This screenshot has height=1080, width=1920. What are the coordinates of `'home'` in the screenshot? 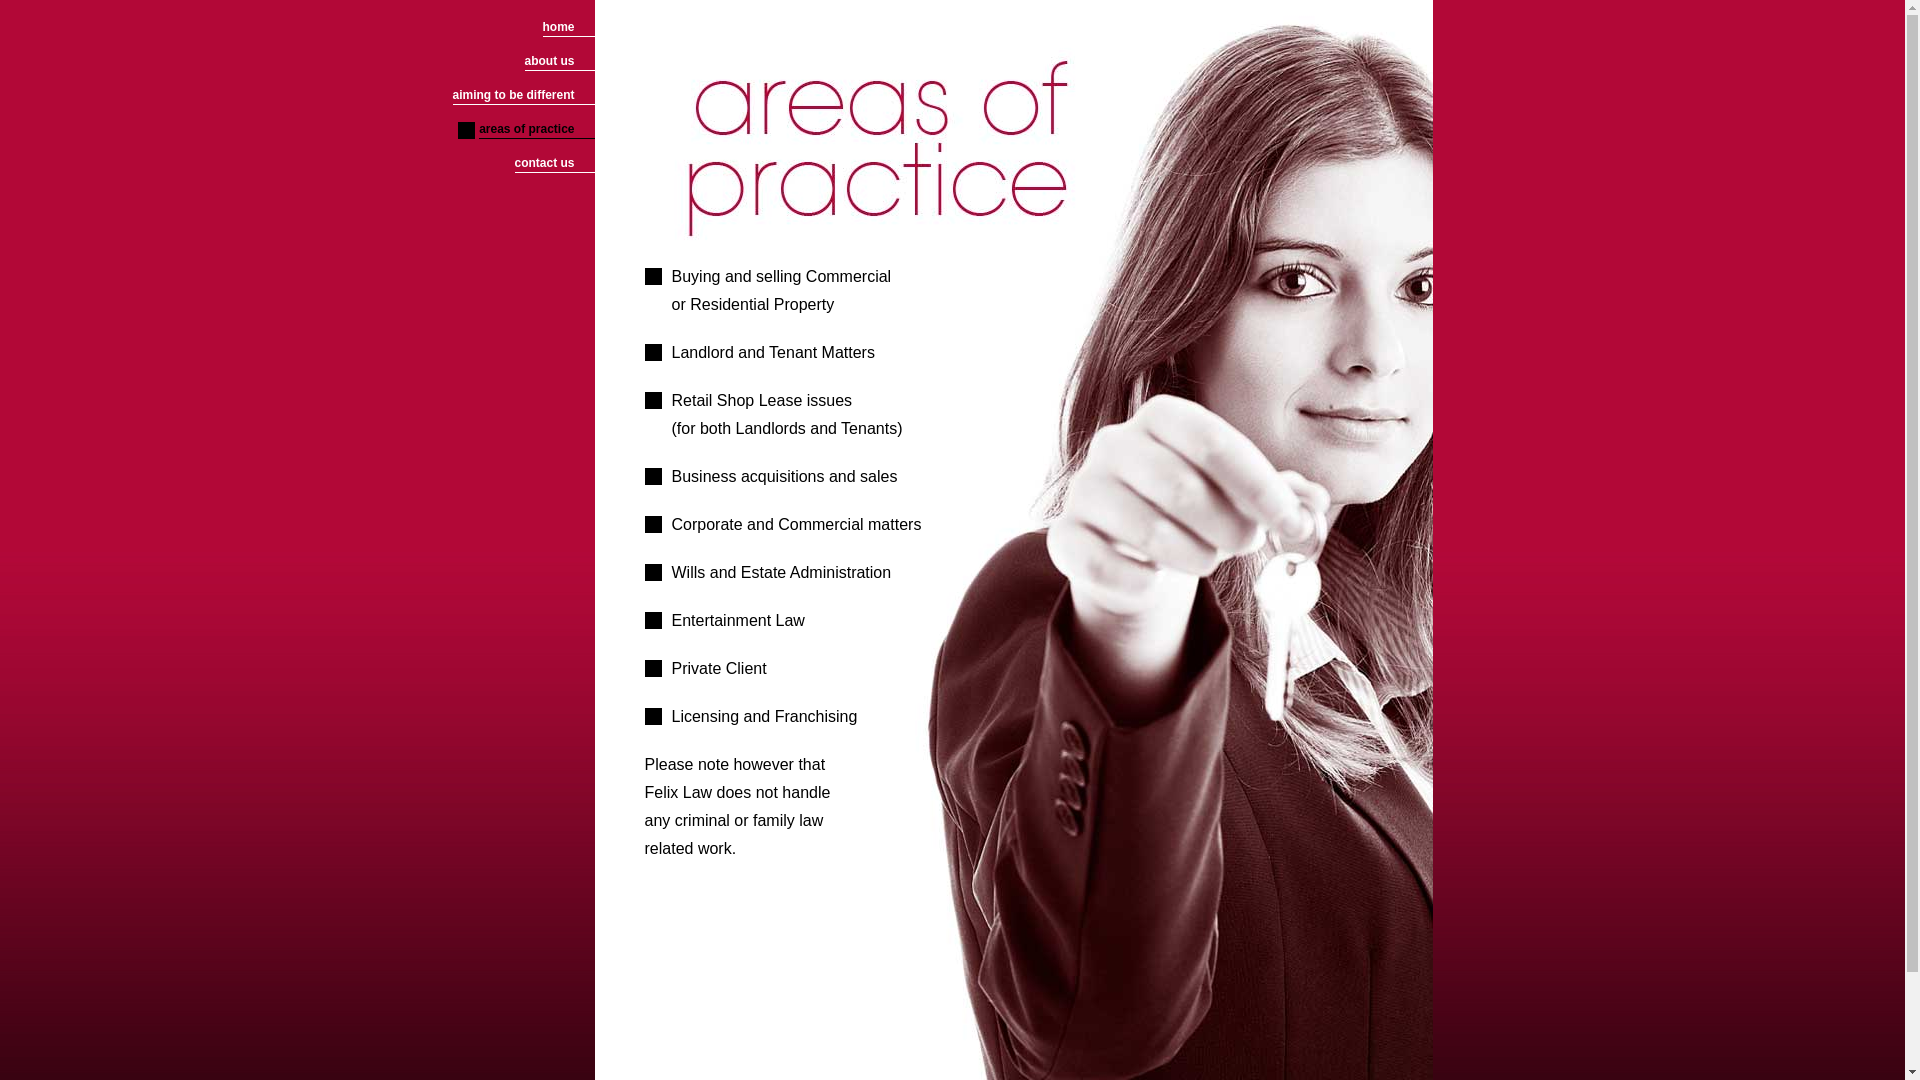 It's located at (566, 28).